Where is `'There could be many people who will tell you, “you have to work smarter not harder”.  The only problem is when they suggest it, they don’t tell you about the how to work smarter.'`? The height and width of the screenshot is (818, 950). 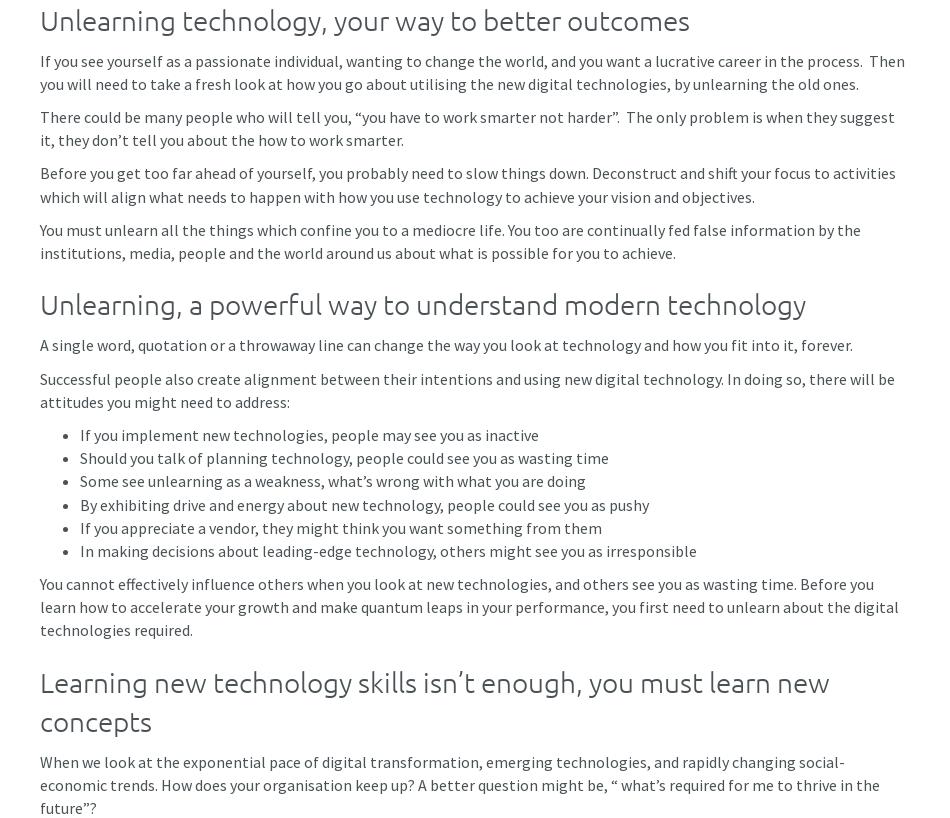
'There could be many people who will tell you, “you have to work smarter not harder”.  The only problem is when they suggest it, they don’t tell you about the how to work smarter.' is located at coordinates (39, 128).